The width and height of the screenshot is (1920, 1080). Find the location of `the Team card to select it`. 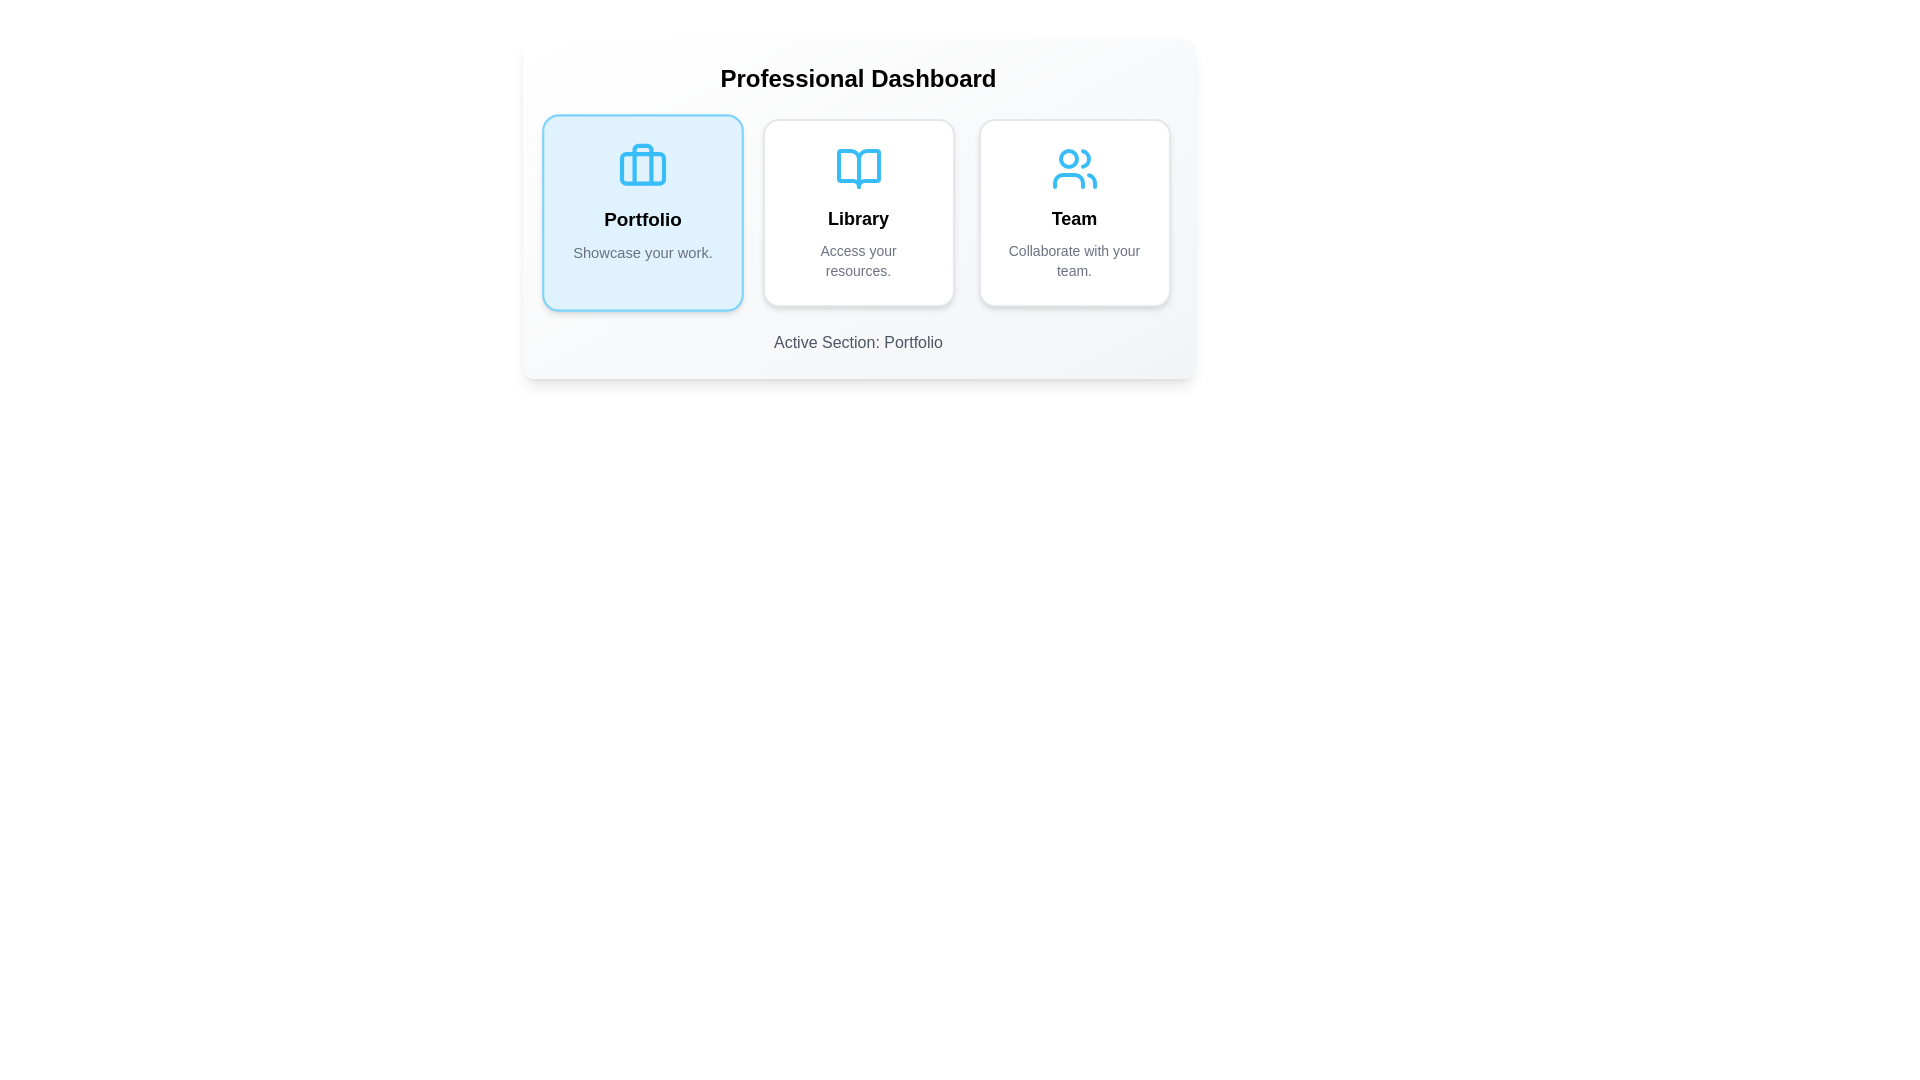

the Team card to select it is located at coordinates (1073, 212).